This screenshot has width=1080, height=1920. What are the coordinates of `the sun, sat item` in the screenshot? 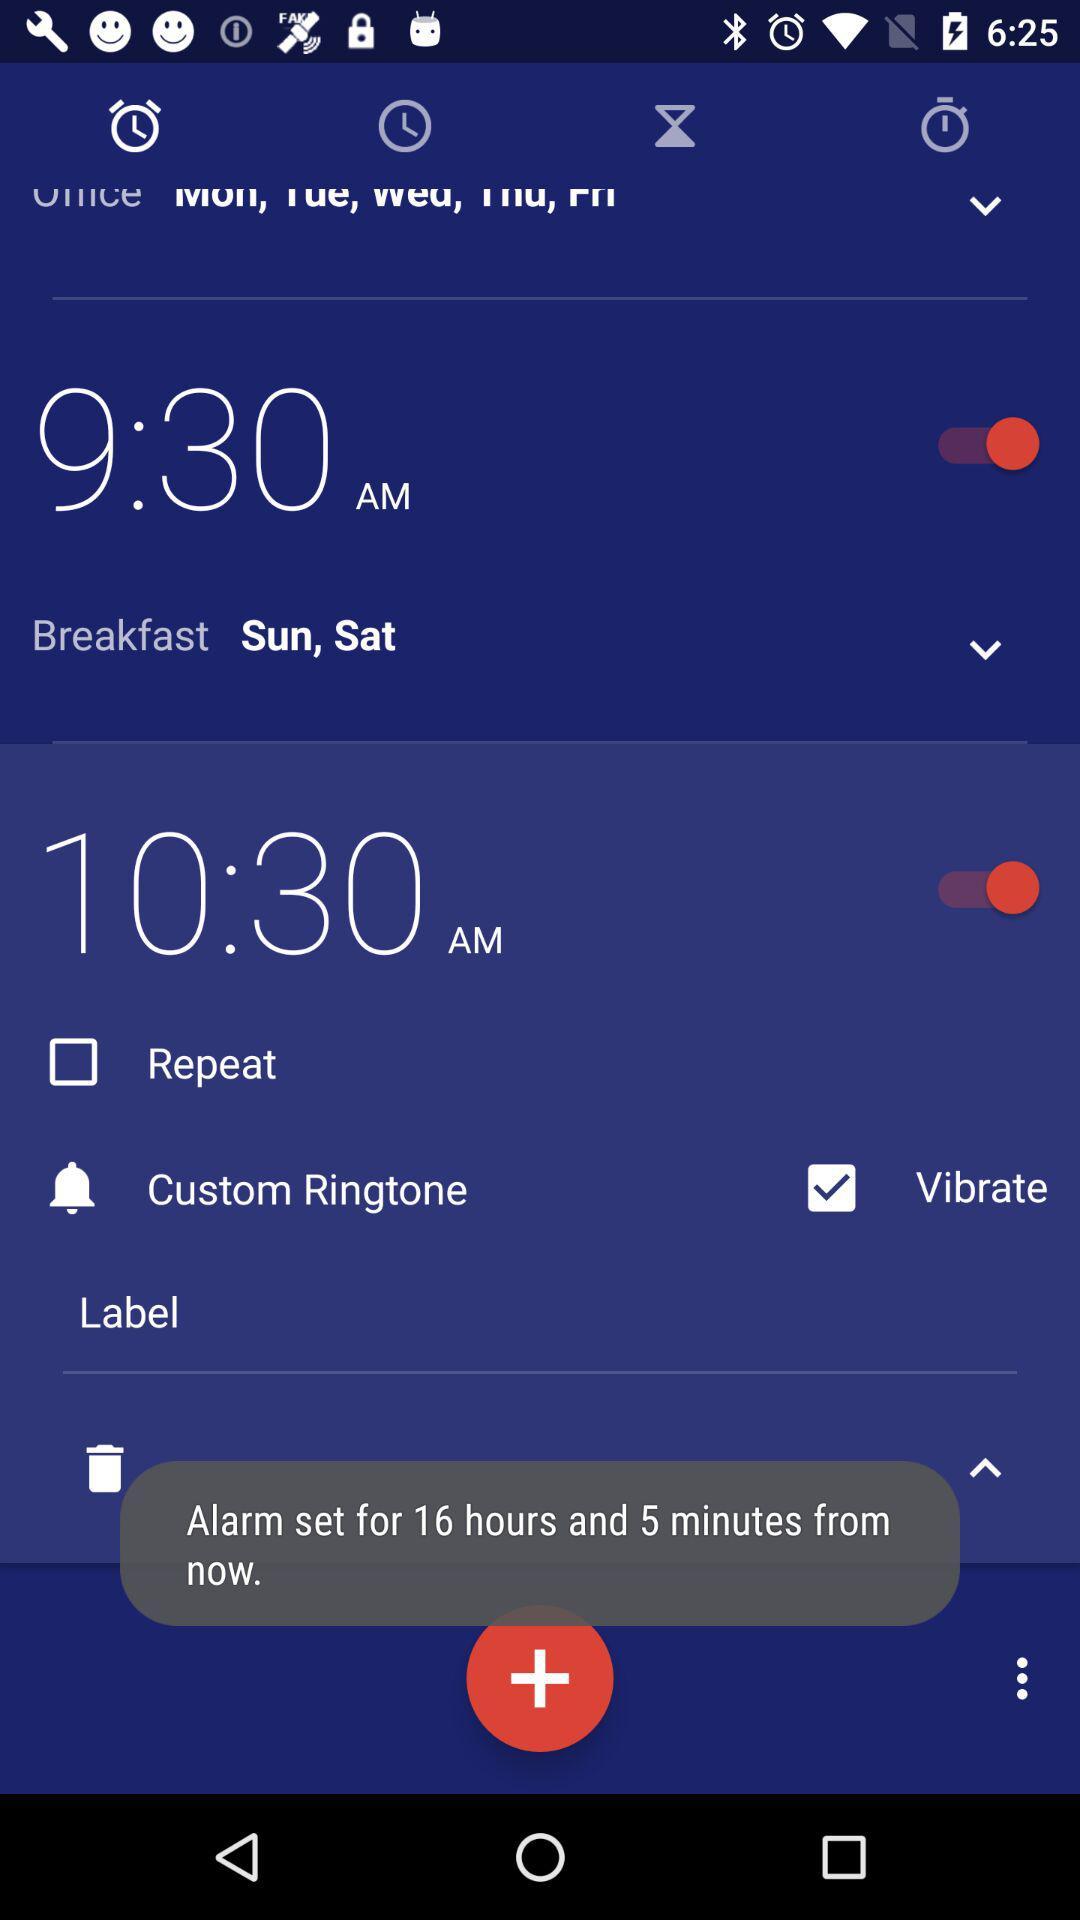 It's located at (317, 632).